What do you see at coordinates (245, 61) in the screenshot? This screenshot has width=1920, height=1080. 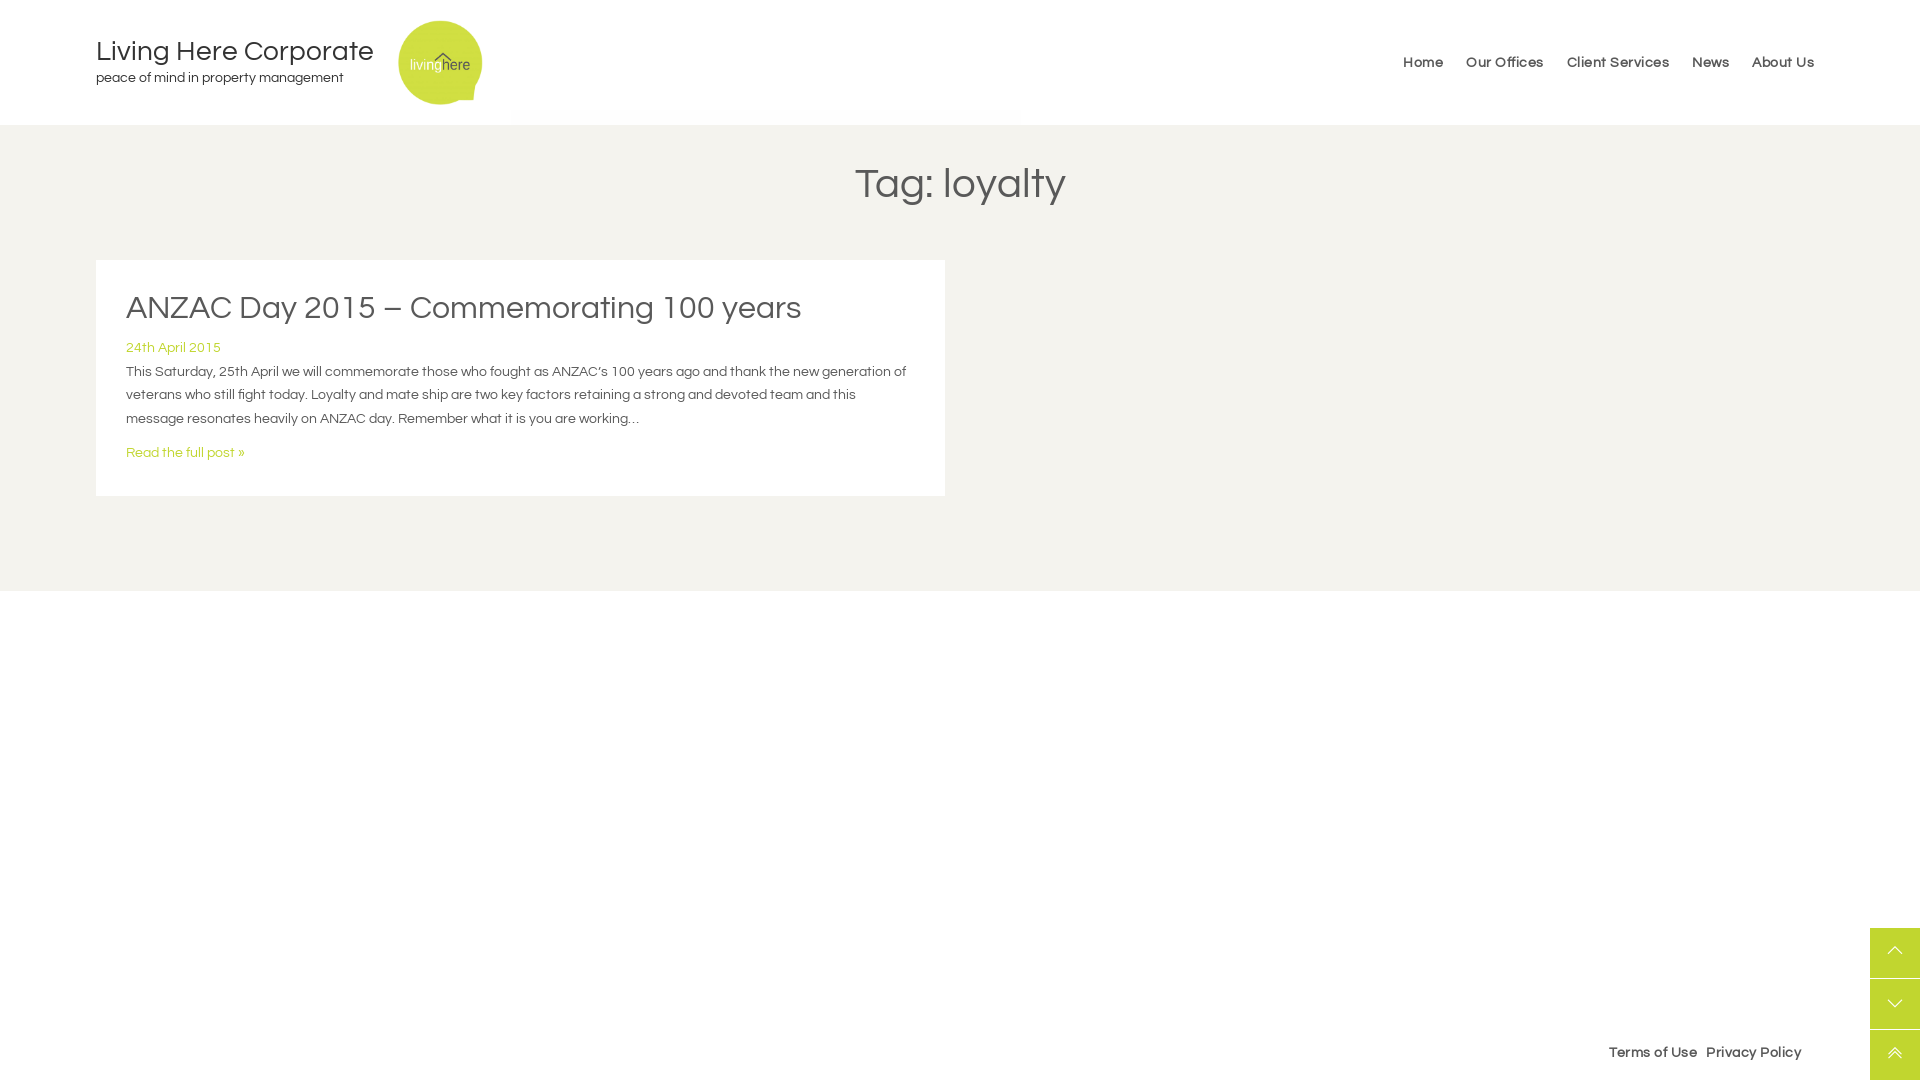 I see `'Living Here Corporate` at bounding box center [245, 61].